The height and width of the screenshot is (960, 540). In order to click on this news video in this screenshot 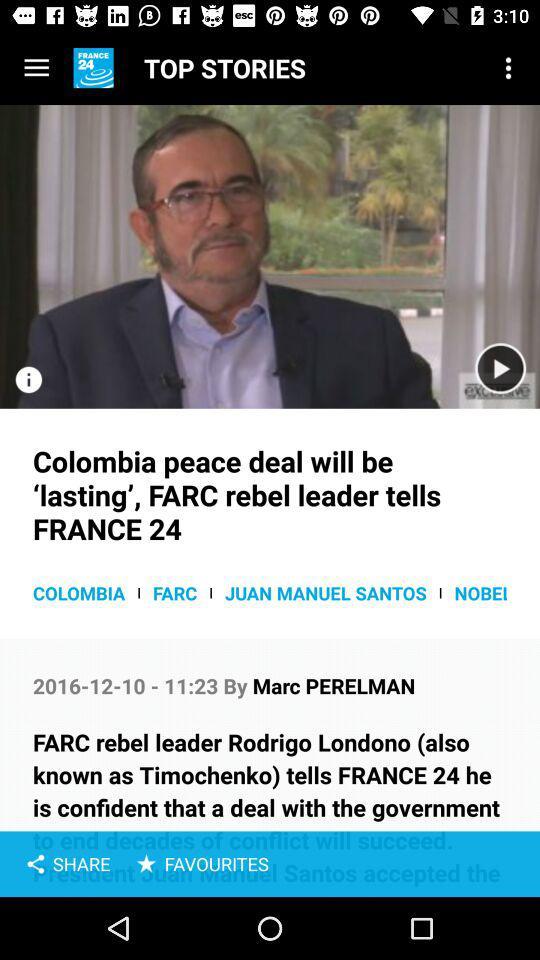, I will do `click(270, 255)`.